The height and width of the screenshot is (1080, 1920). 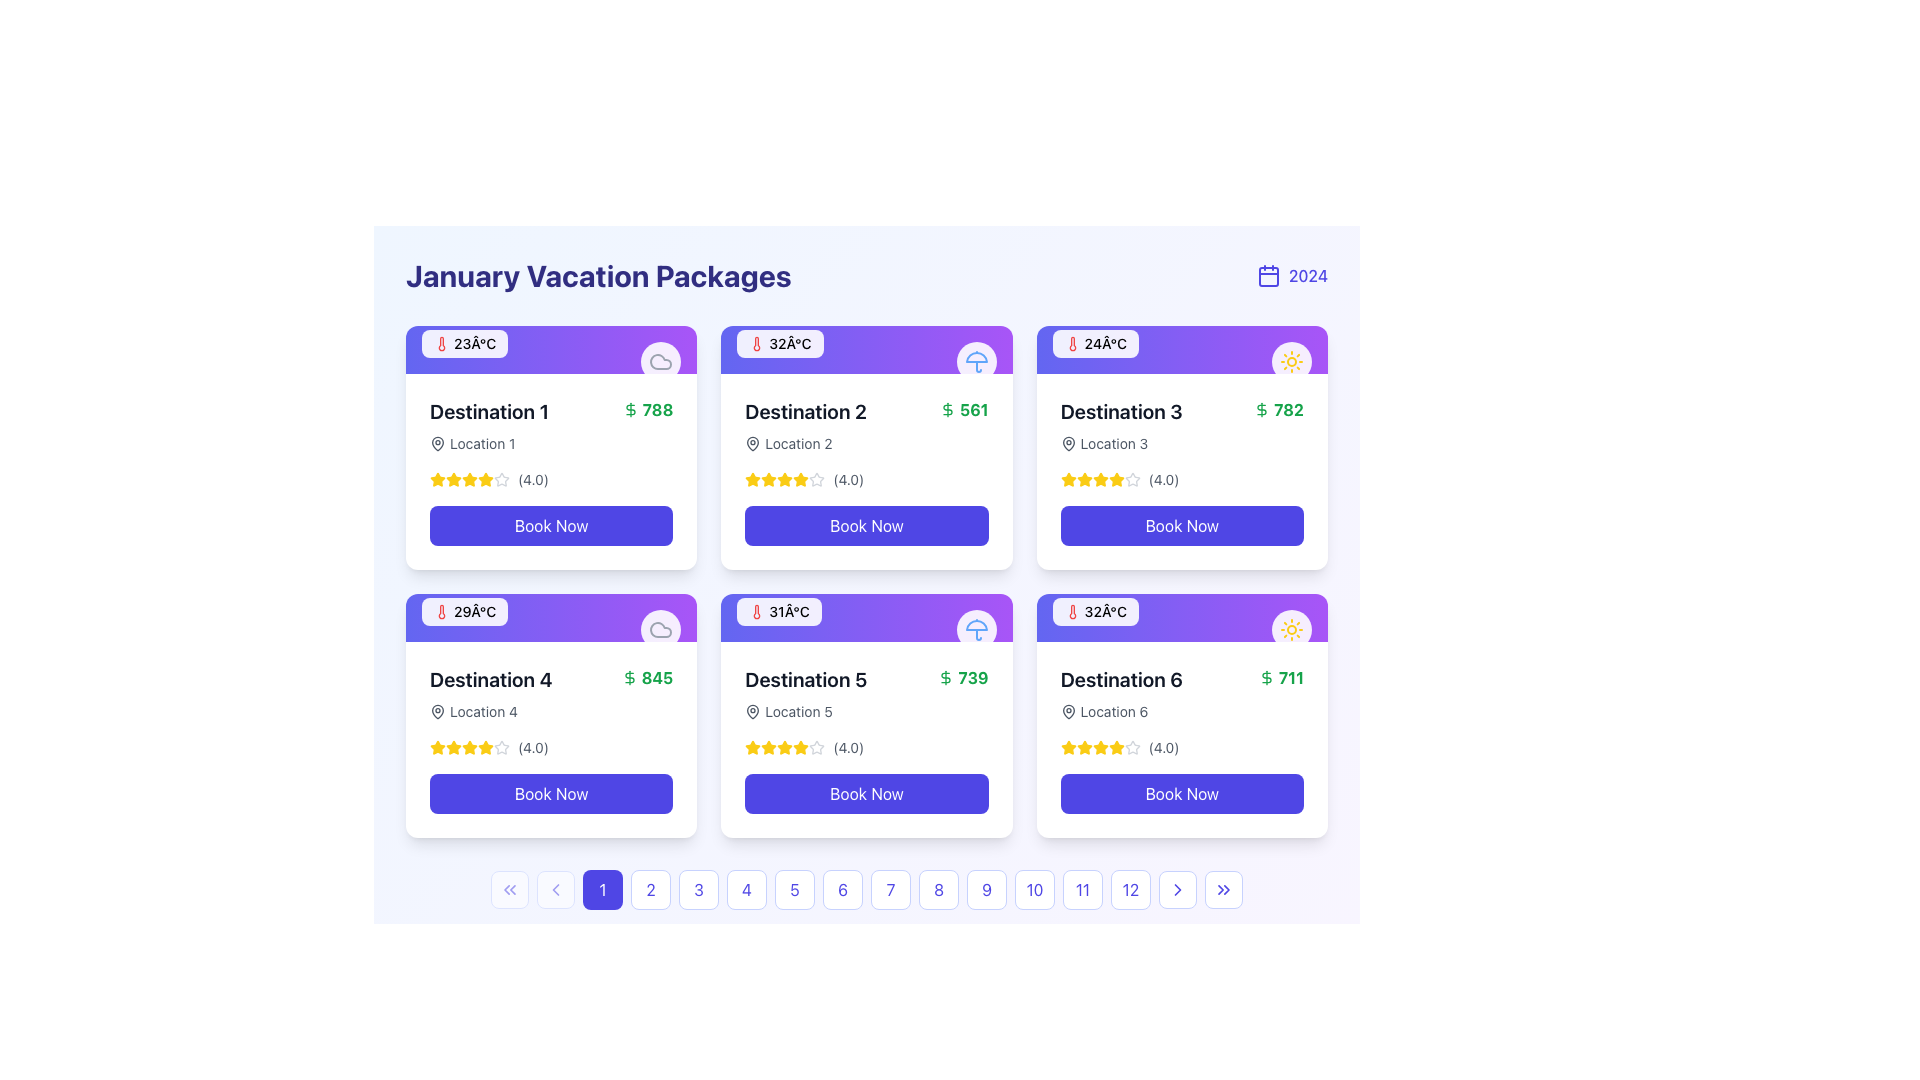 I want to click on the star icon representing a single unit of the 5-star rating system for 'Destination 3', located below the 'Destination 3' card in the third card of the top row, so click(x=1099, y=479).